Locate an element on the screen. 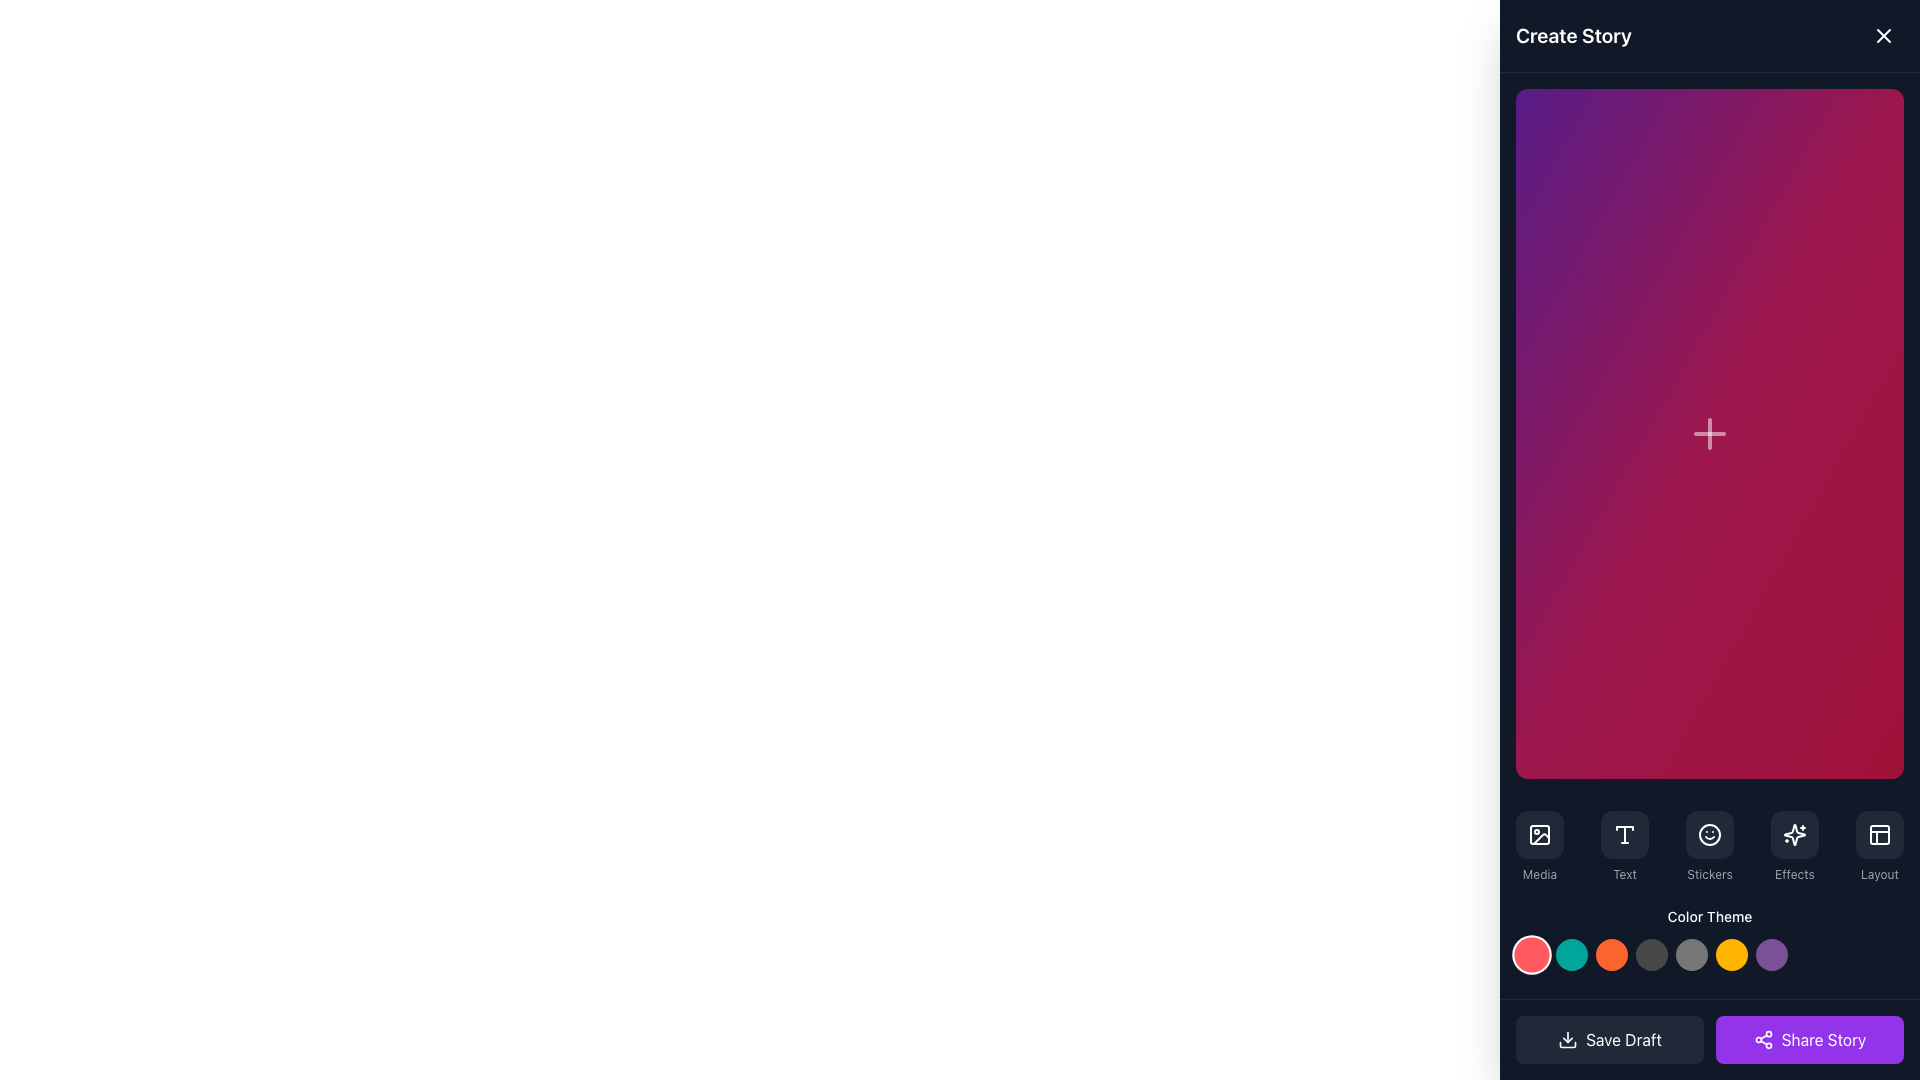 The image size is (1920, 1080). the close button in the top-right corner of the 'Create Story' panel to trigger the hover effect is located at coordinates (1882, 35).